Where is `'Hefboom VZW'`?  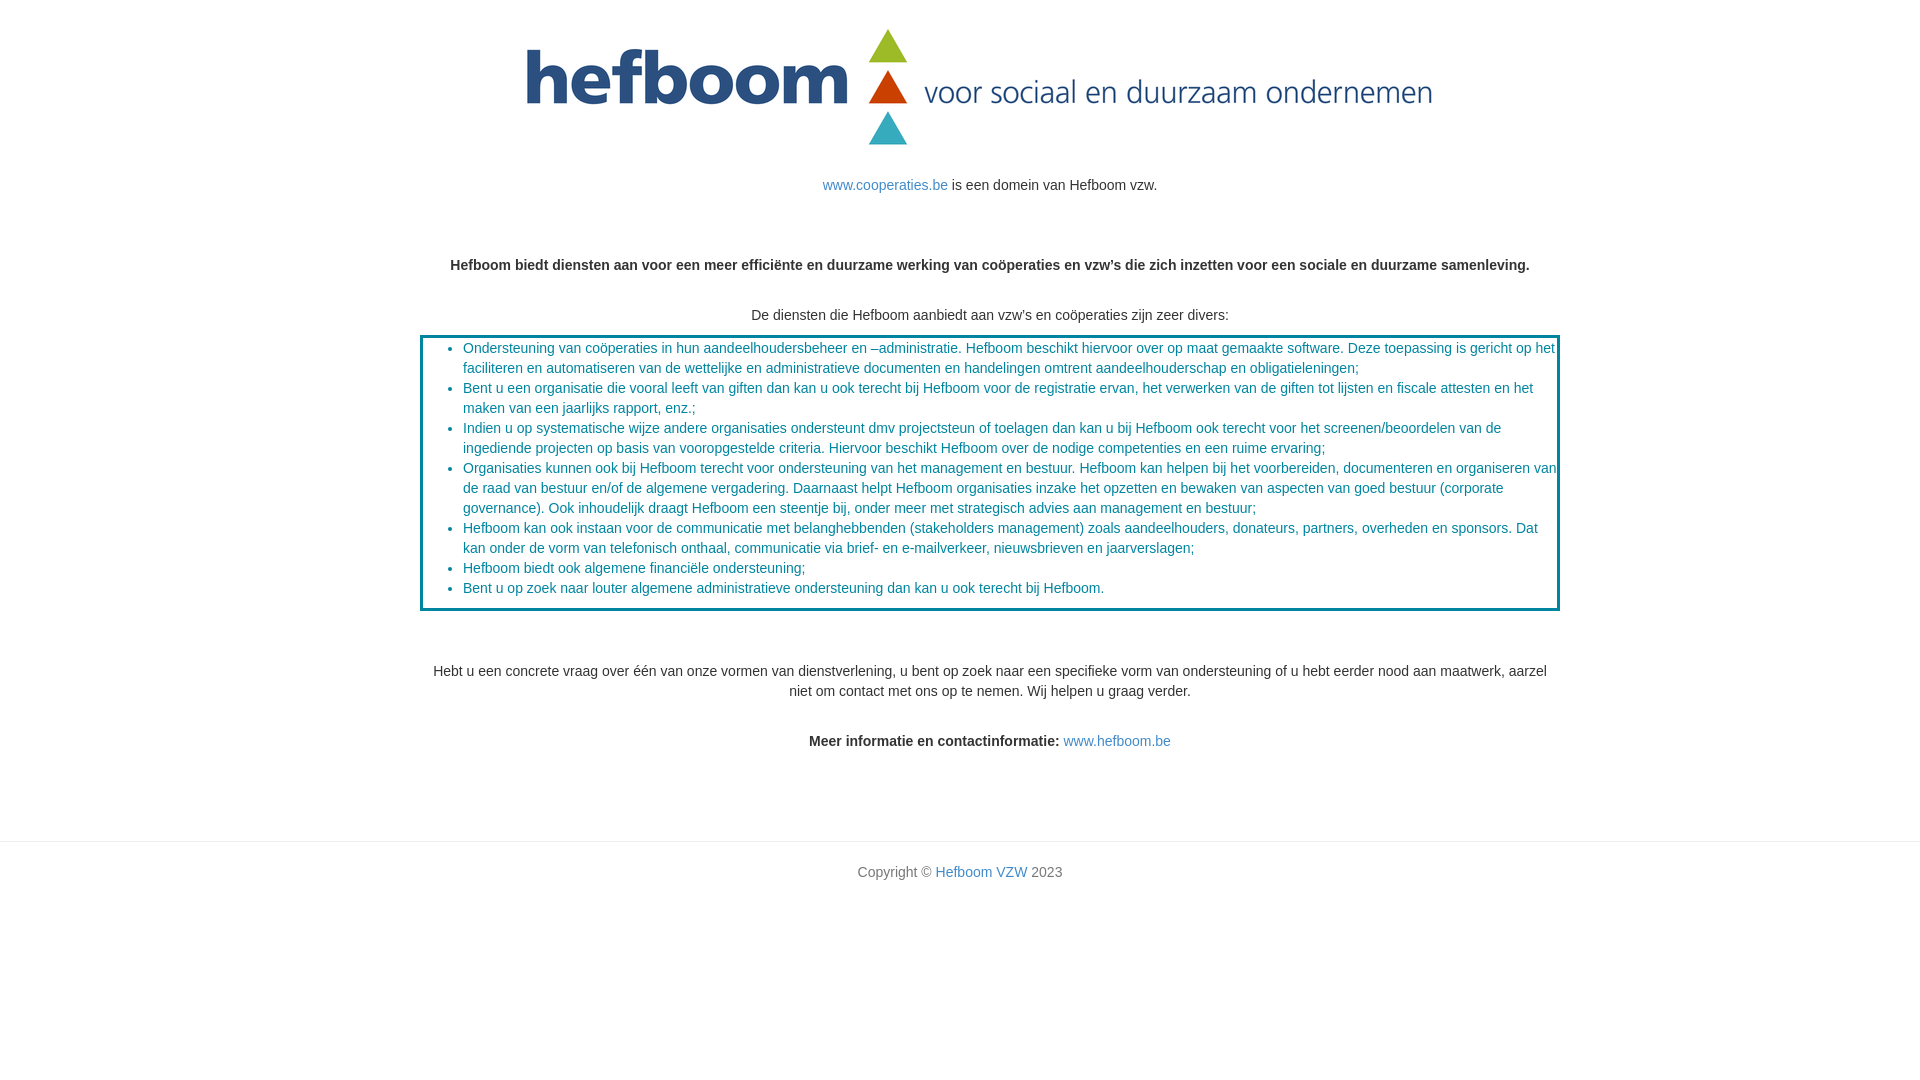
'Hefboom VZW' is located at coordinates (982, 870).